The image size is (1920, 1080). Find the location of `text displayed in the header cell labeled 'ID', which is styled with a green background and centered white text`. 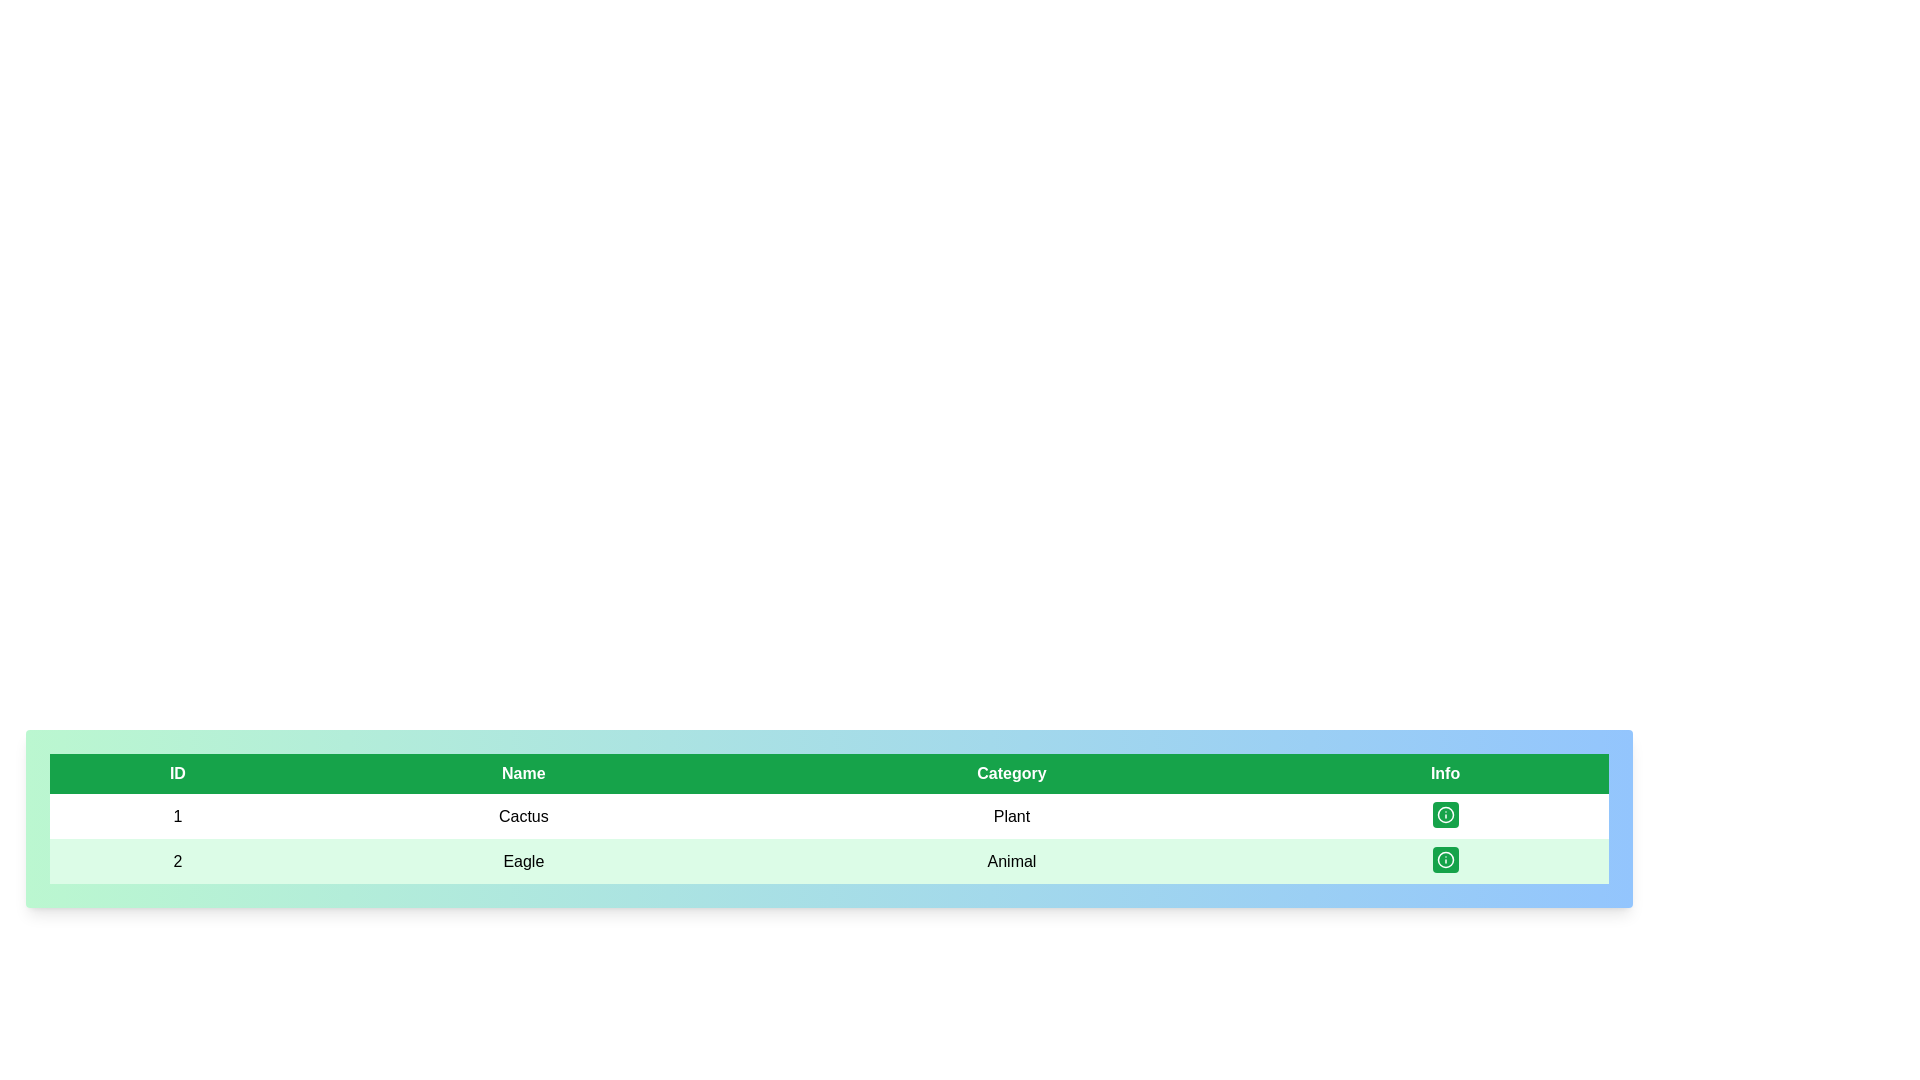

text displayed in the header cell labeled 'ID', which is styled with a green background and centered white text is located at coordinates (177, 773).